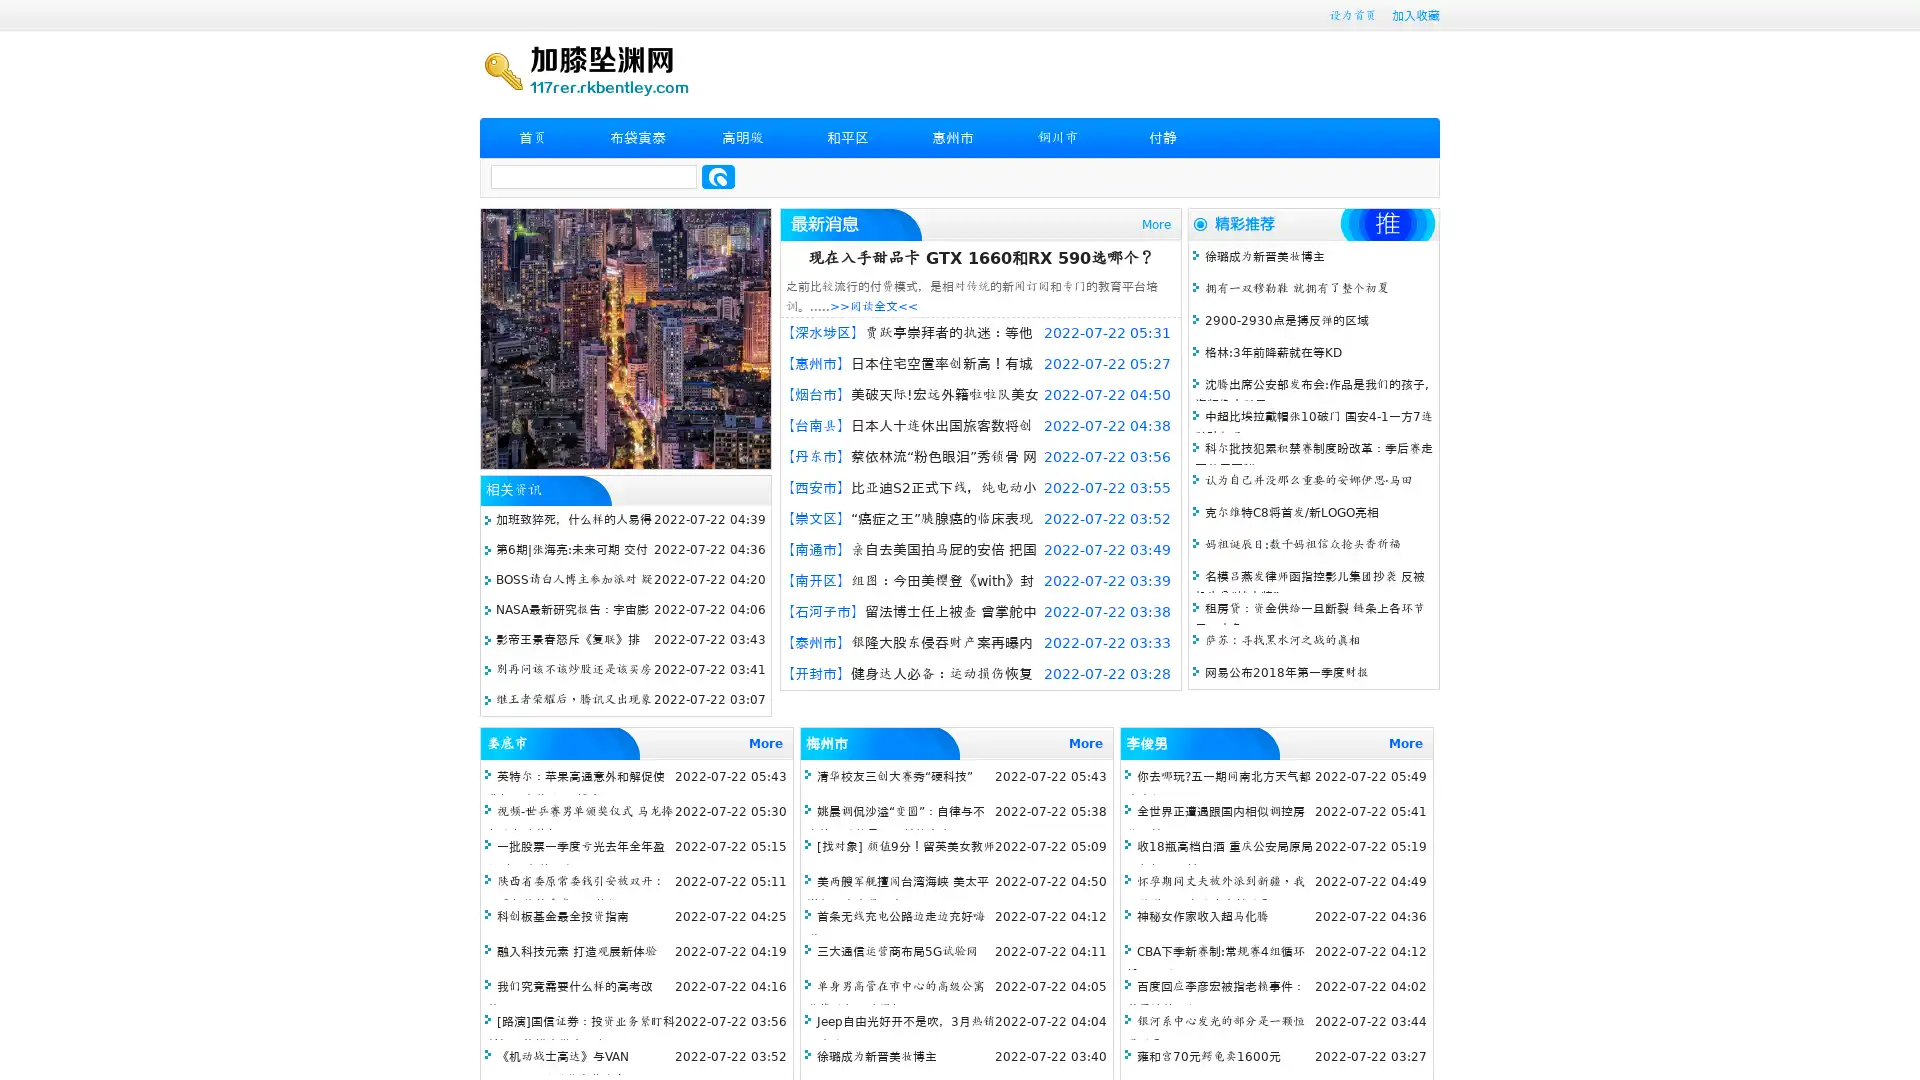  What do you see at coordinates (718, 176) in the screenshot?
I see `Search` at bounding box center [718, 176].